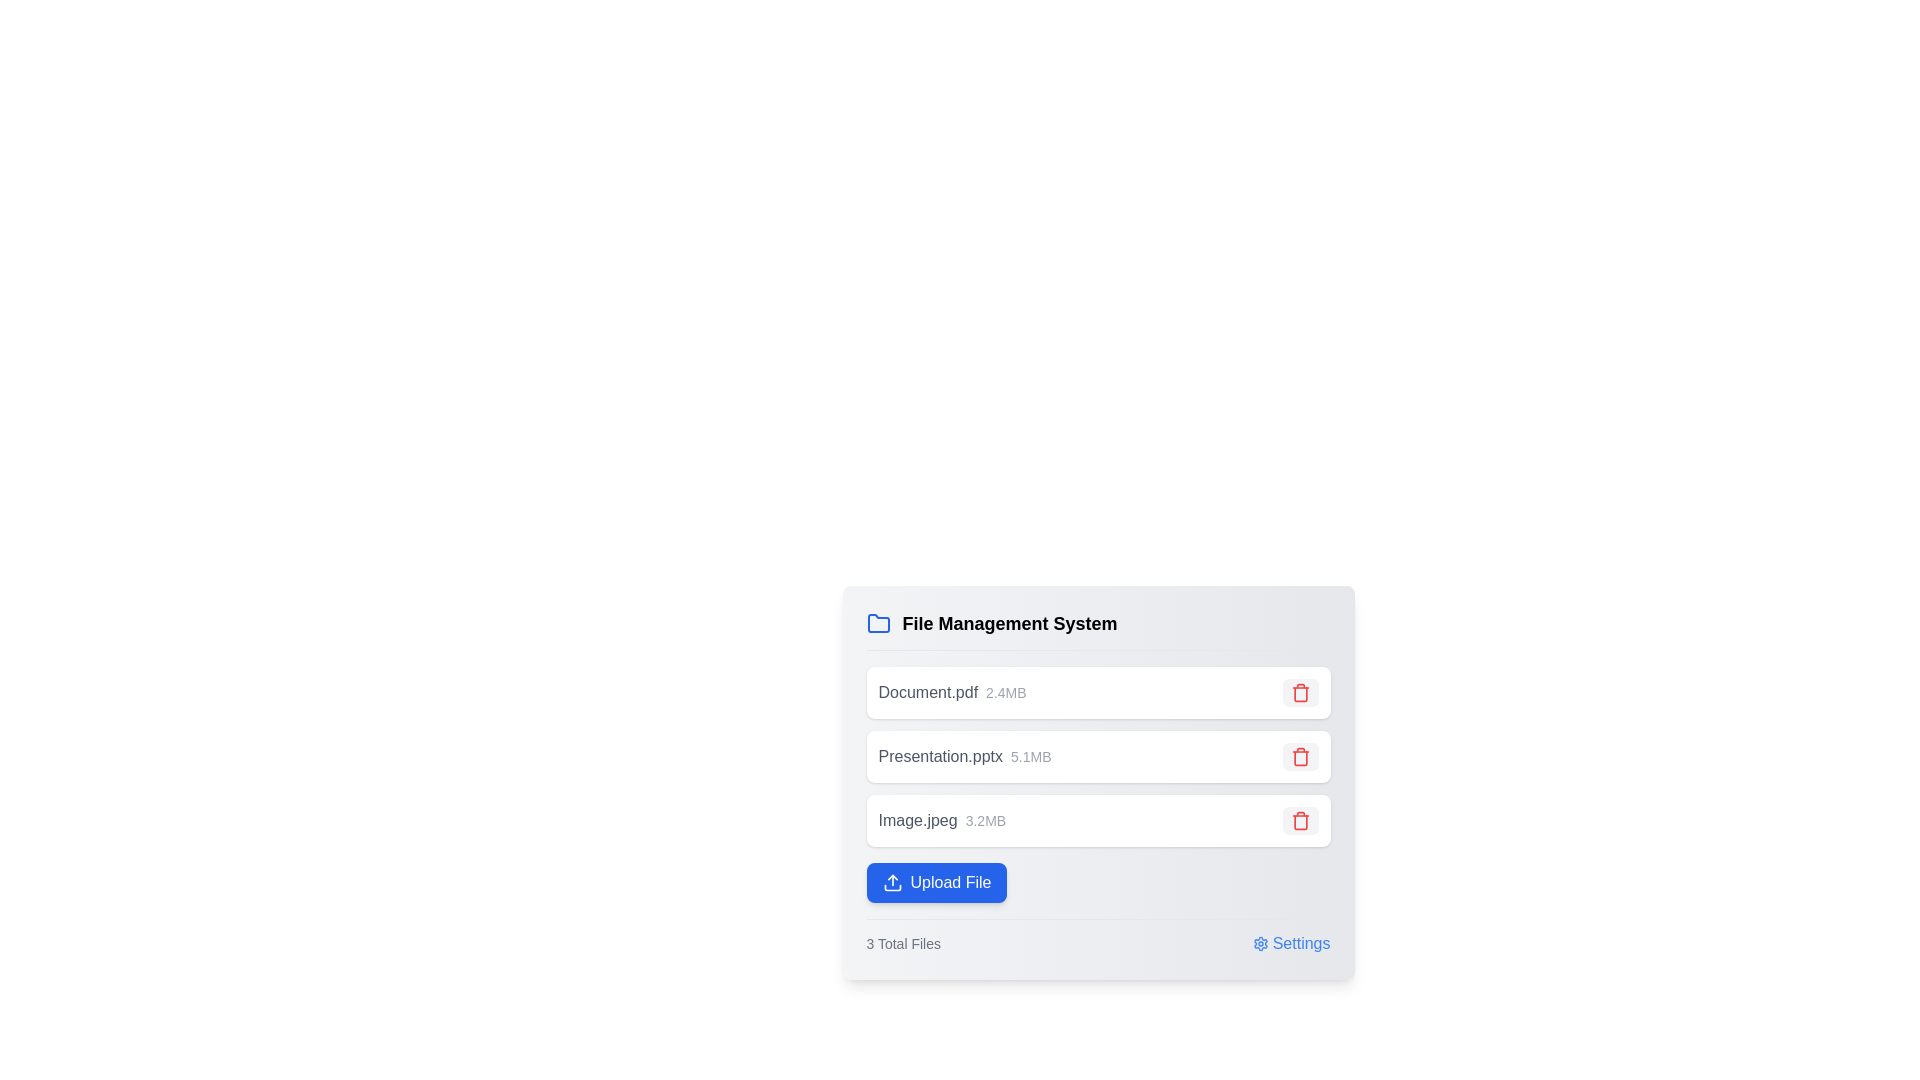 The image size is (1920, 1080). I want to click on the static text label displaying '3 Total Files', which is a small, gray text located at the bottom left of the main content area, so click(902, 944).